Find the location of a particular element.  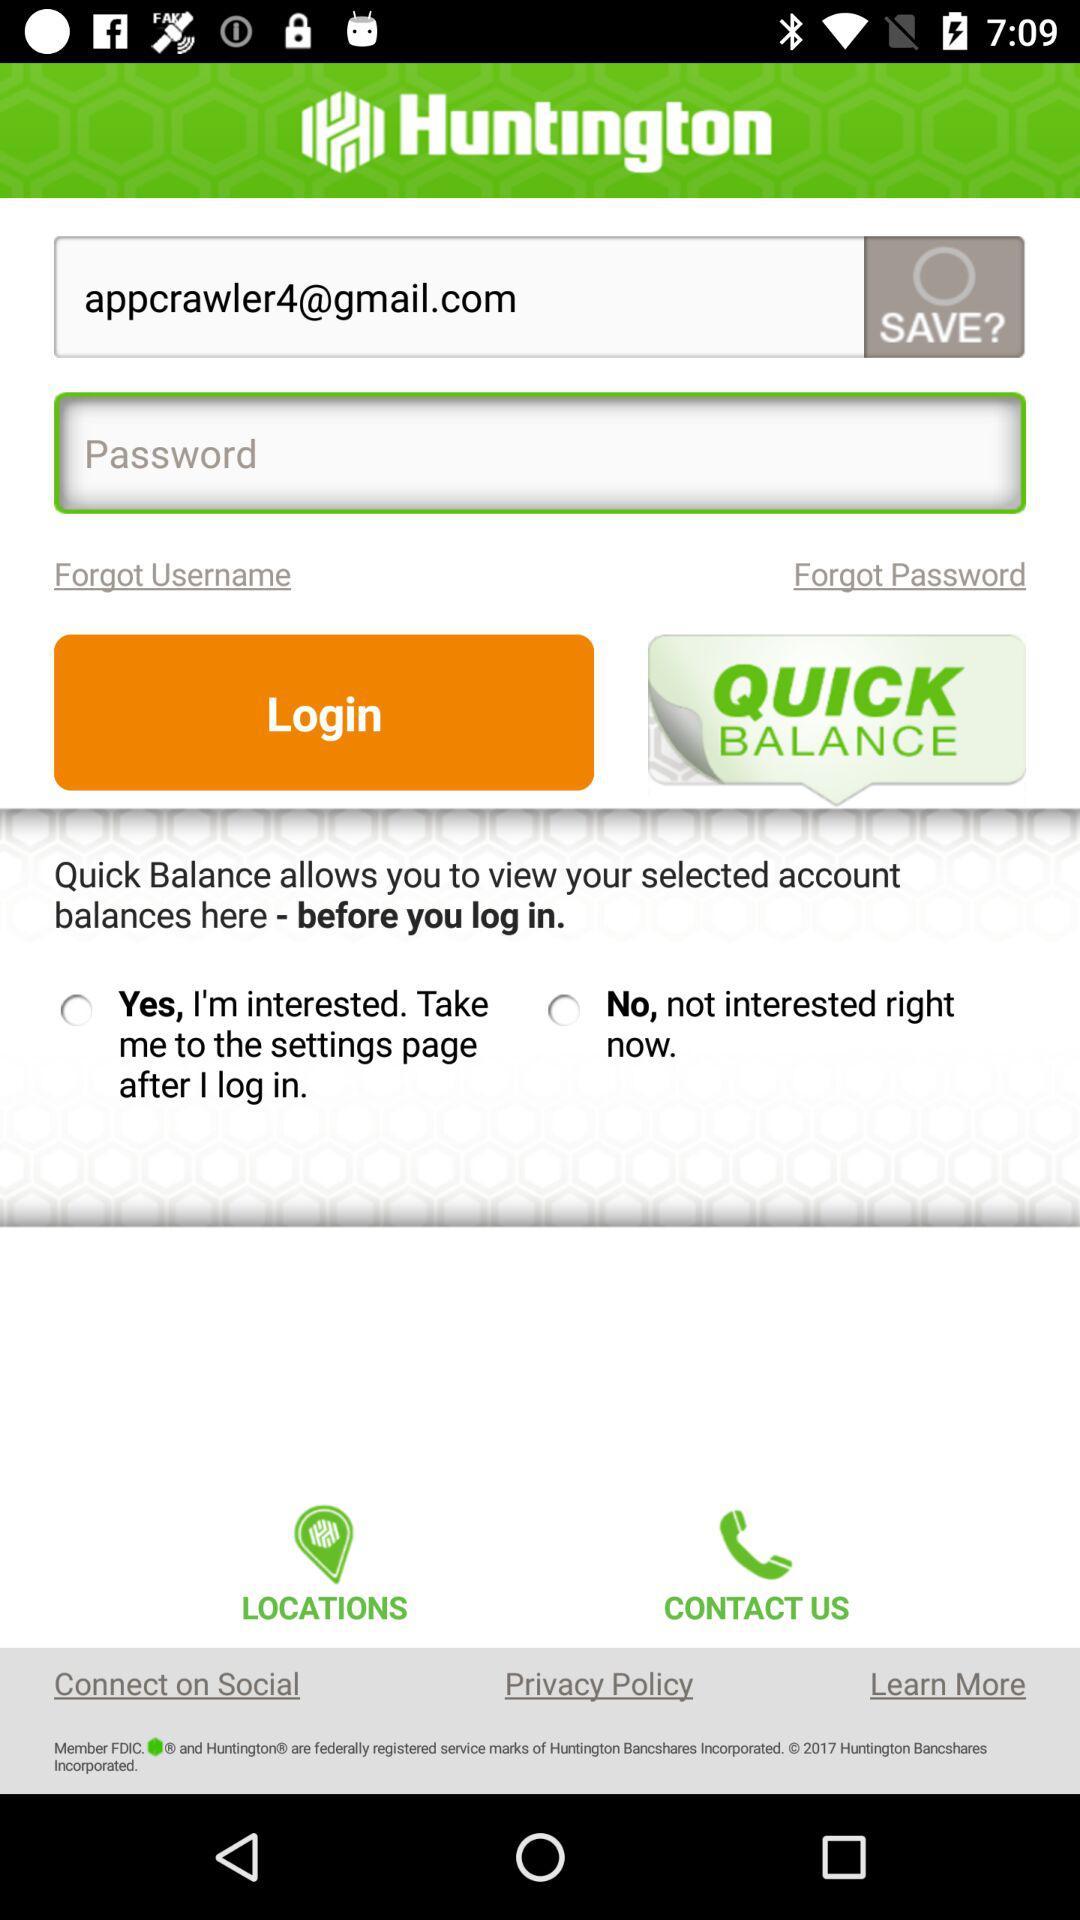

contact us is located at coordinates (756, 1557).